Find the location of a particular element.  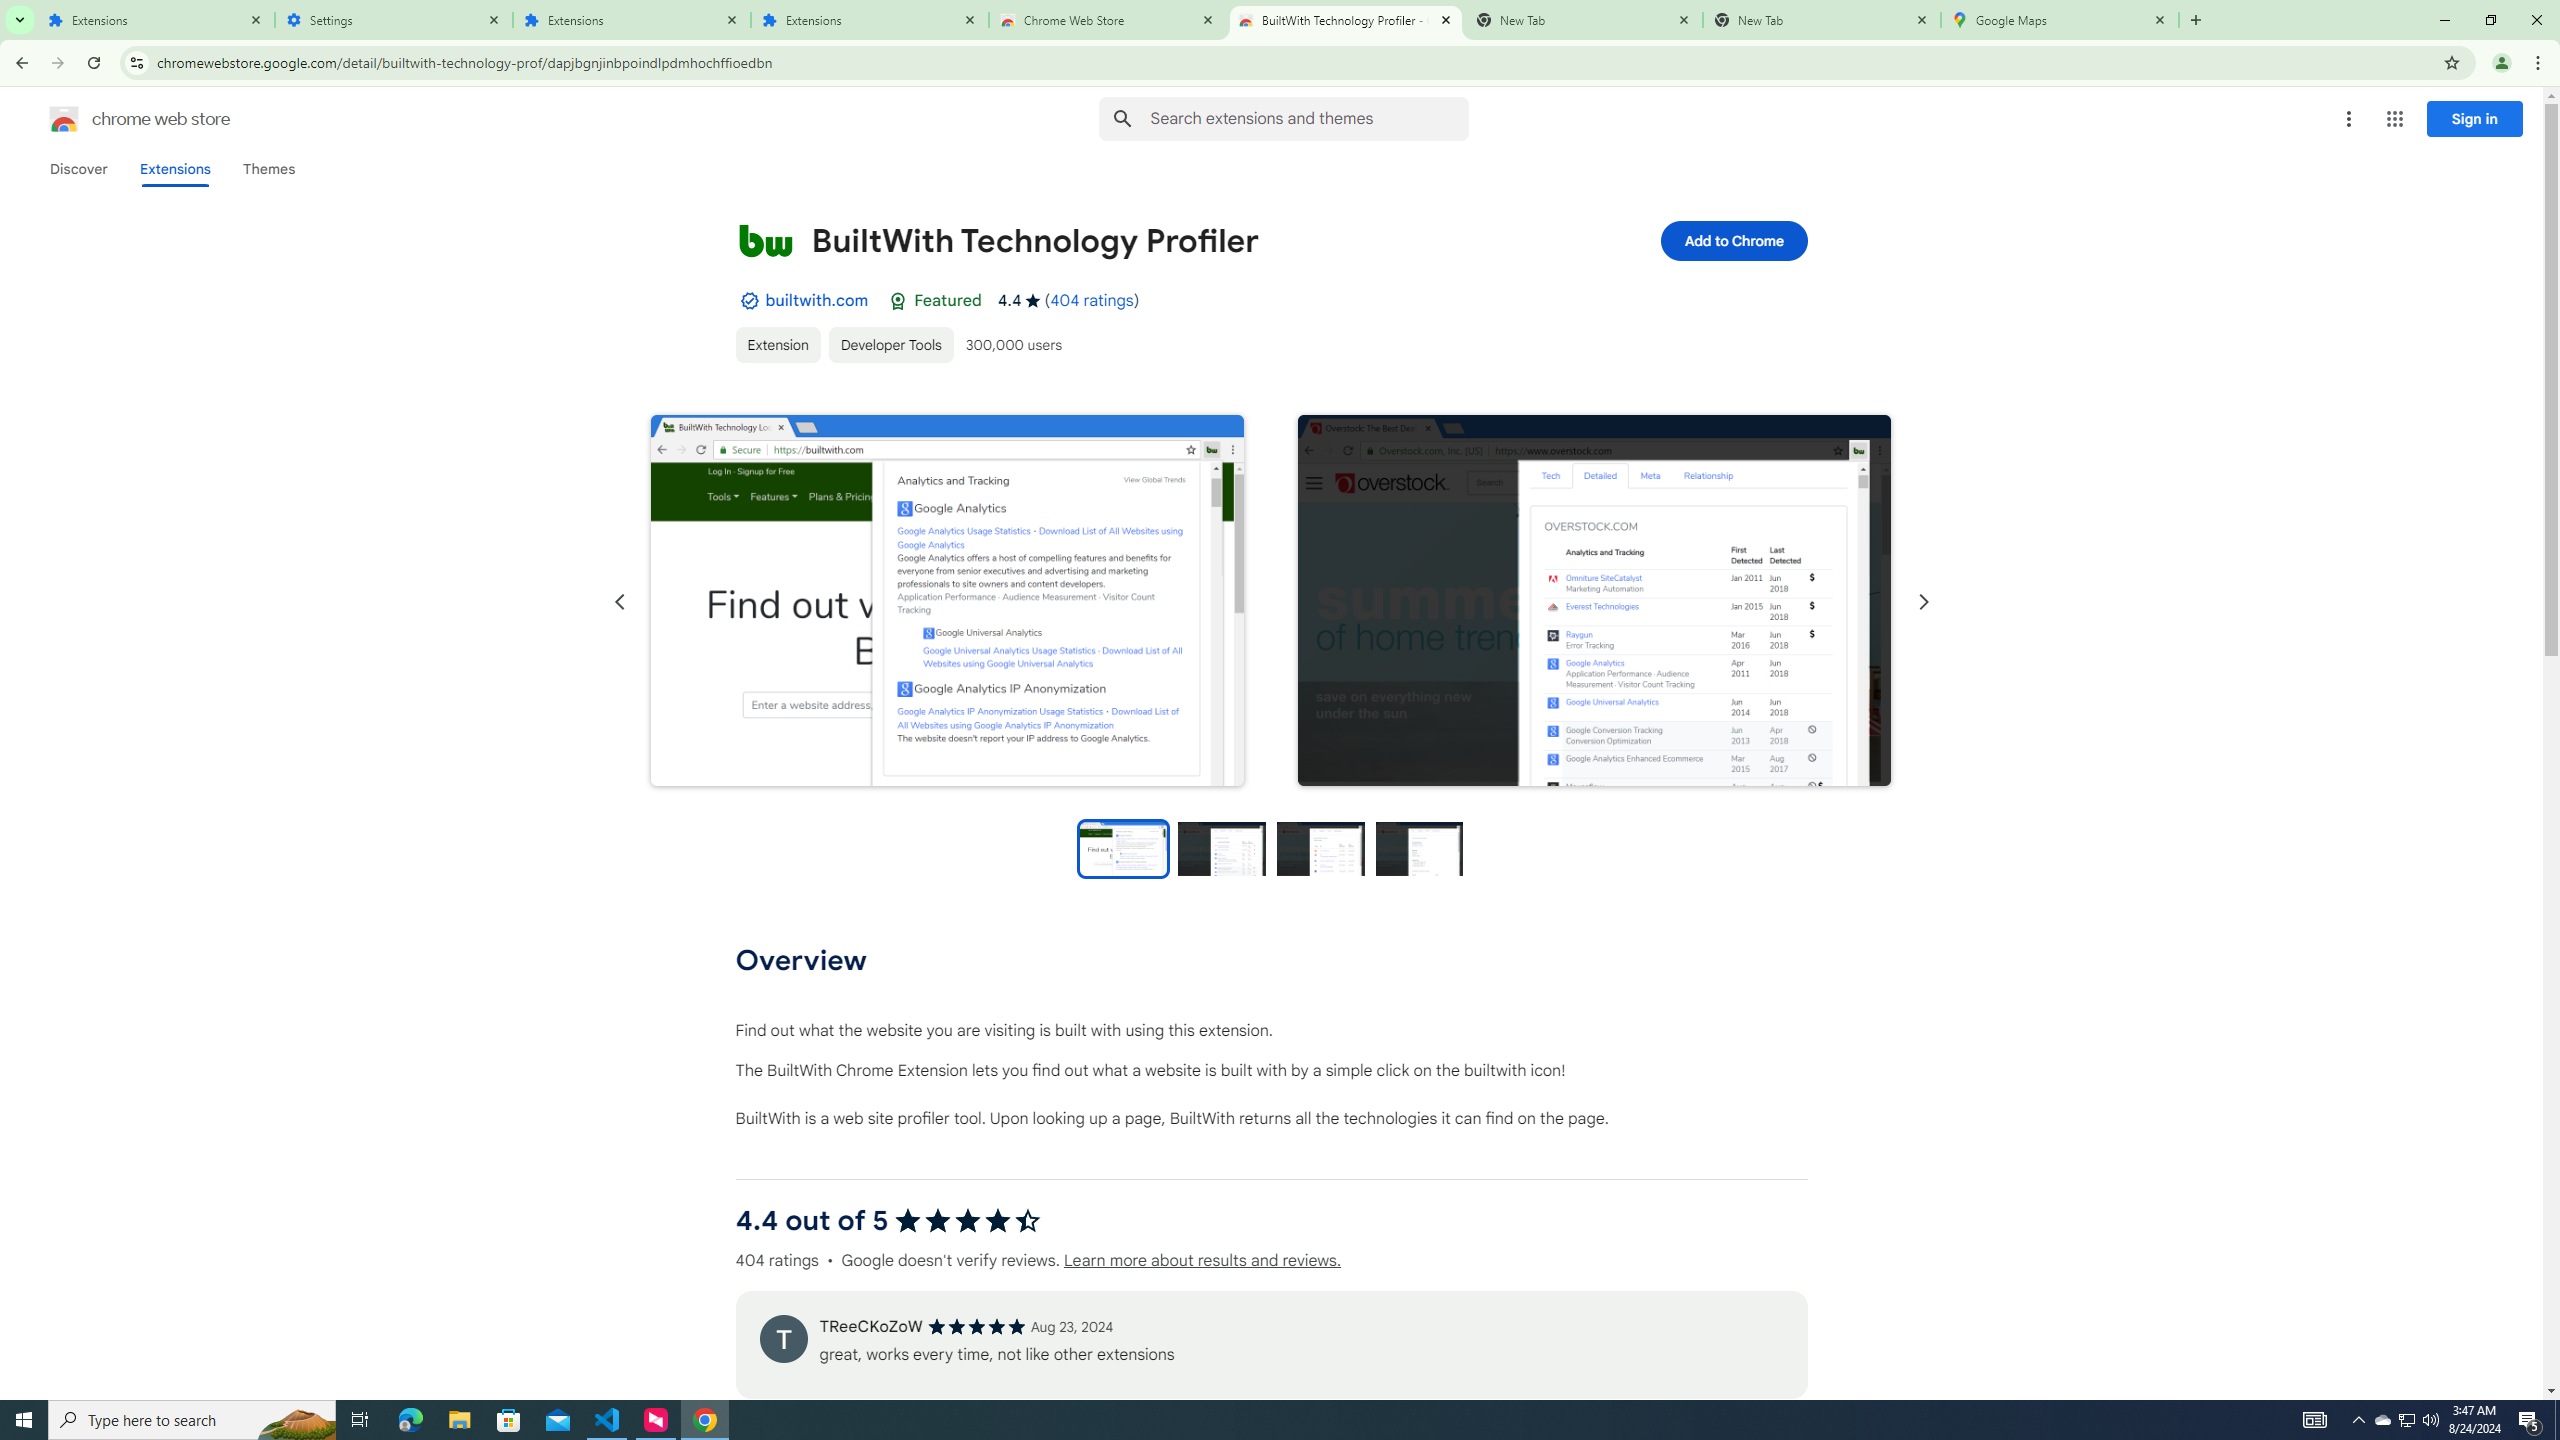

'New Tab' is located at coordinates (1822, 19).